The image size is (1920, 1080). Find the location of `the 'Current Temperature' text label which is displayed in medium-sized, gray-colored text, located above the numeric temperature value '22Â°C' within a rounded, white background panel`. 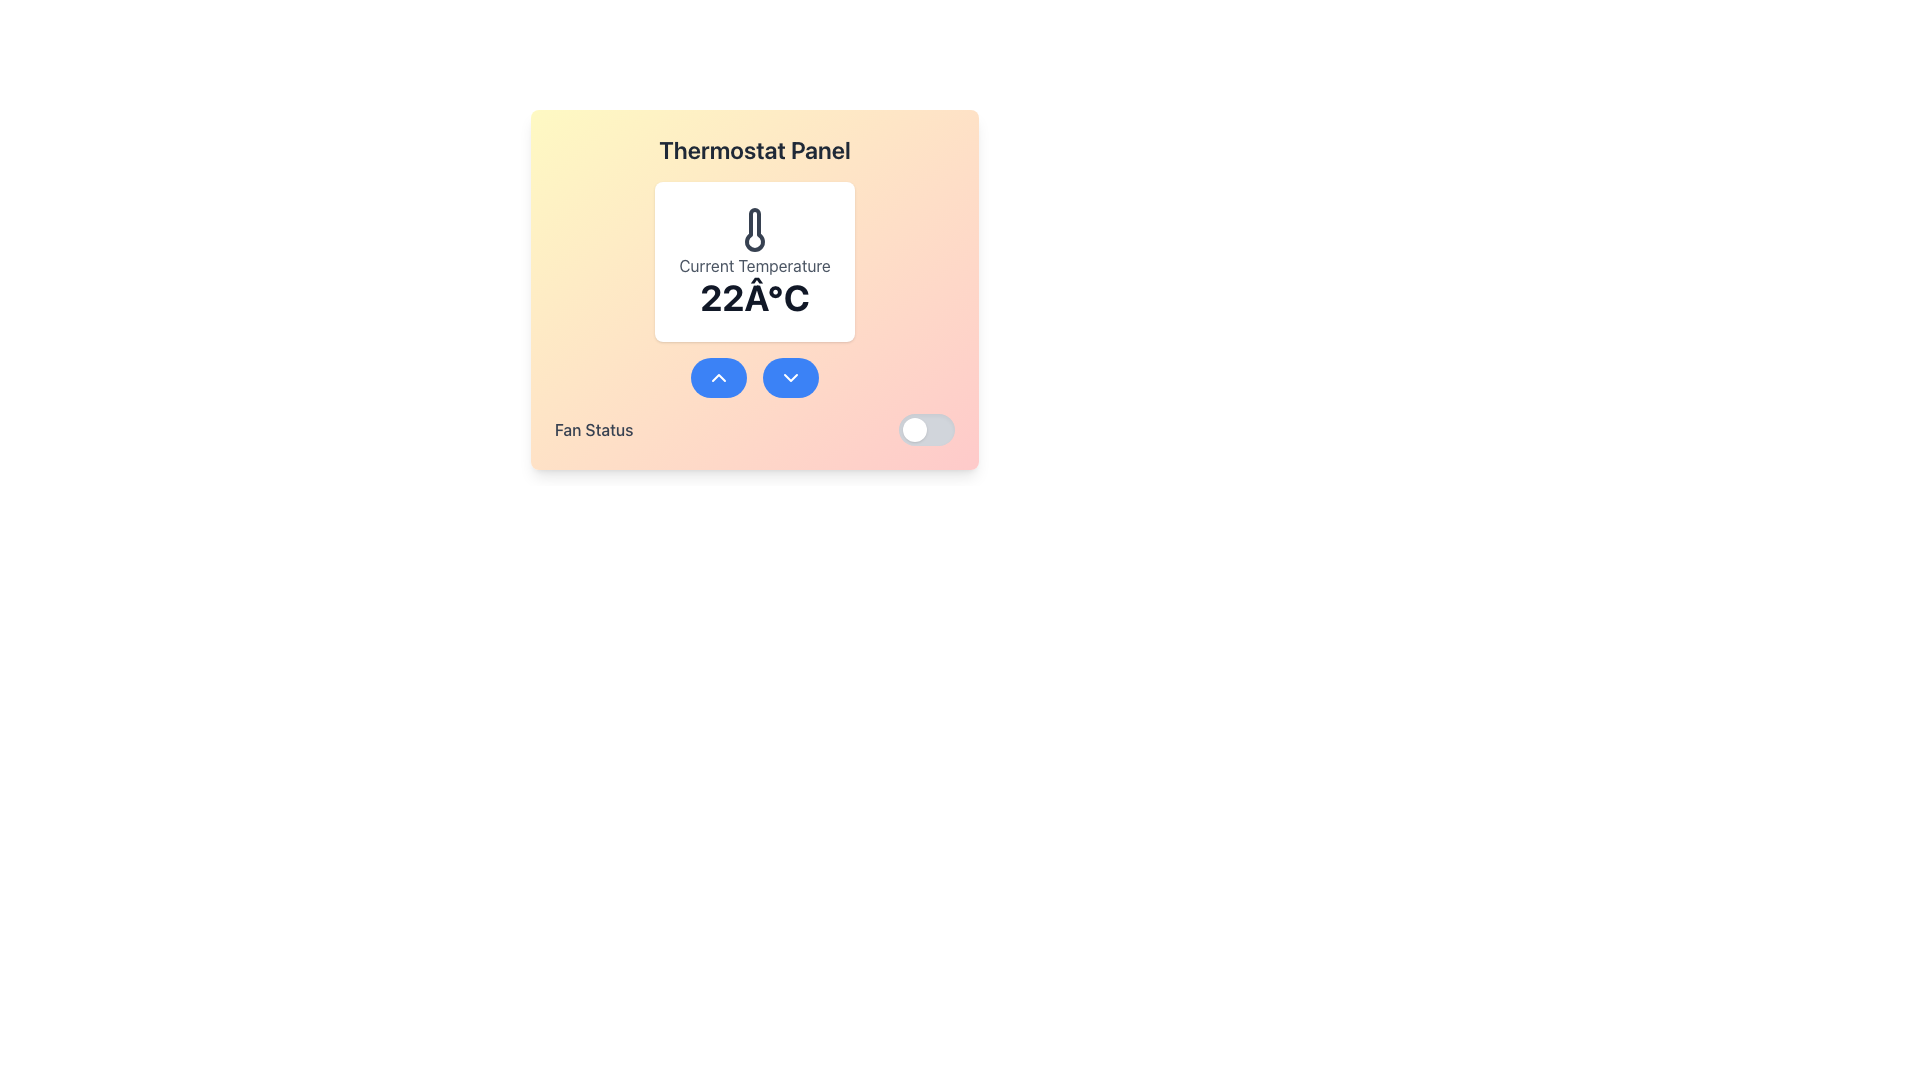

the 'Current Temperature' text label which is displayed in medium-sized, gray-colored text, located above the numeric temperature value '22Â°C' within a rounded, white background panel is located at coordinates (753, 265).